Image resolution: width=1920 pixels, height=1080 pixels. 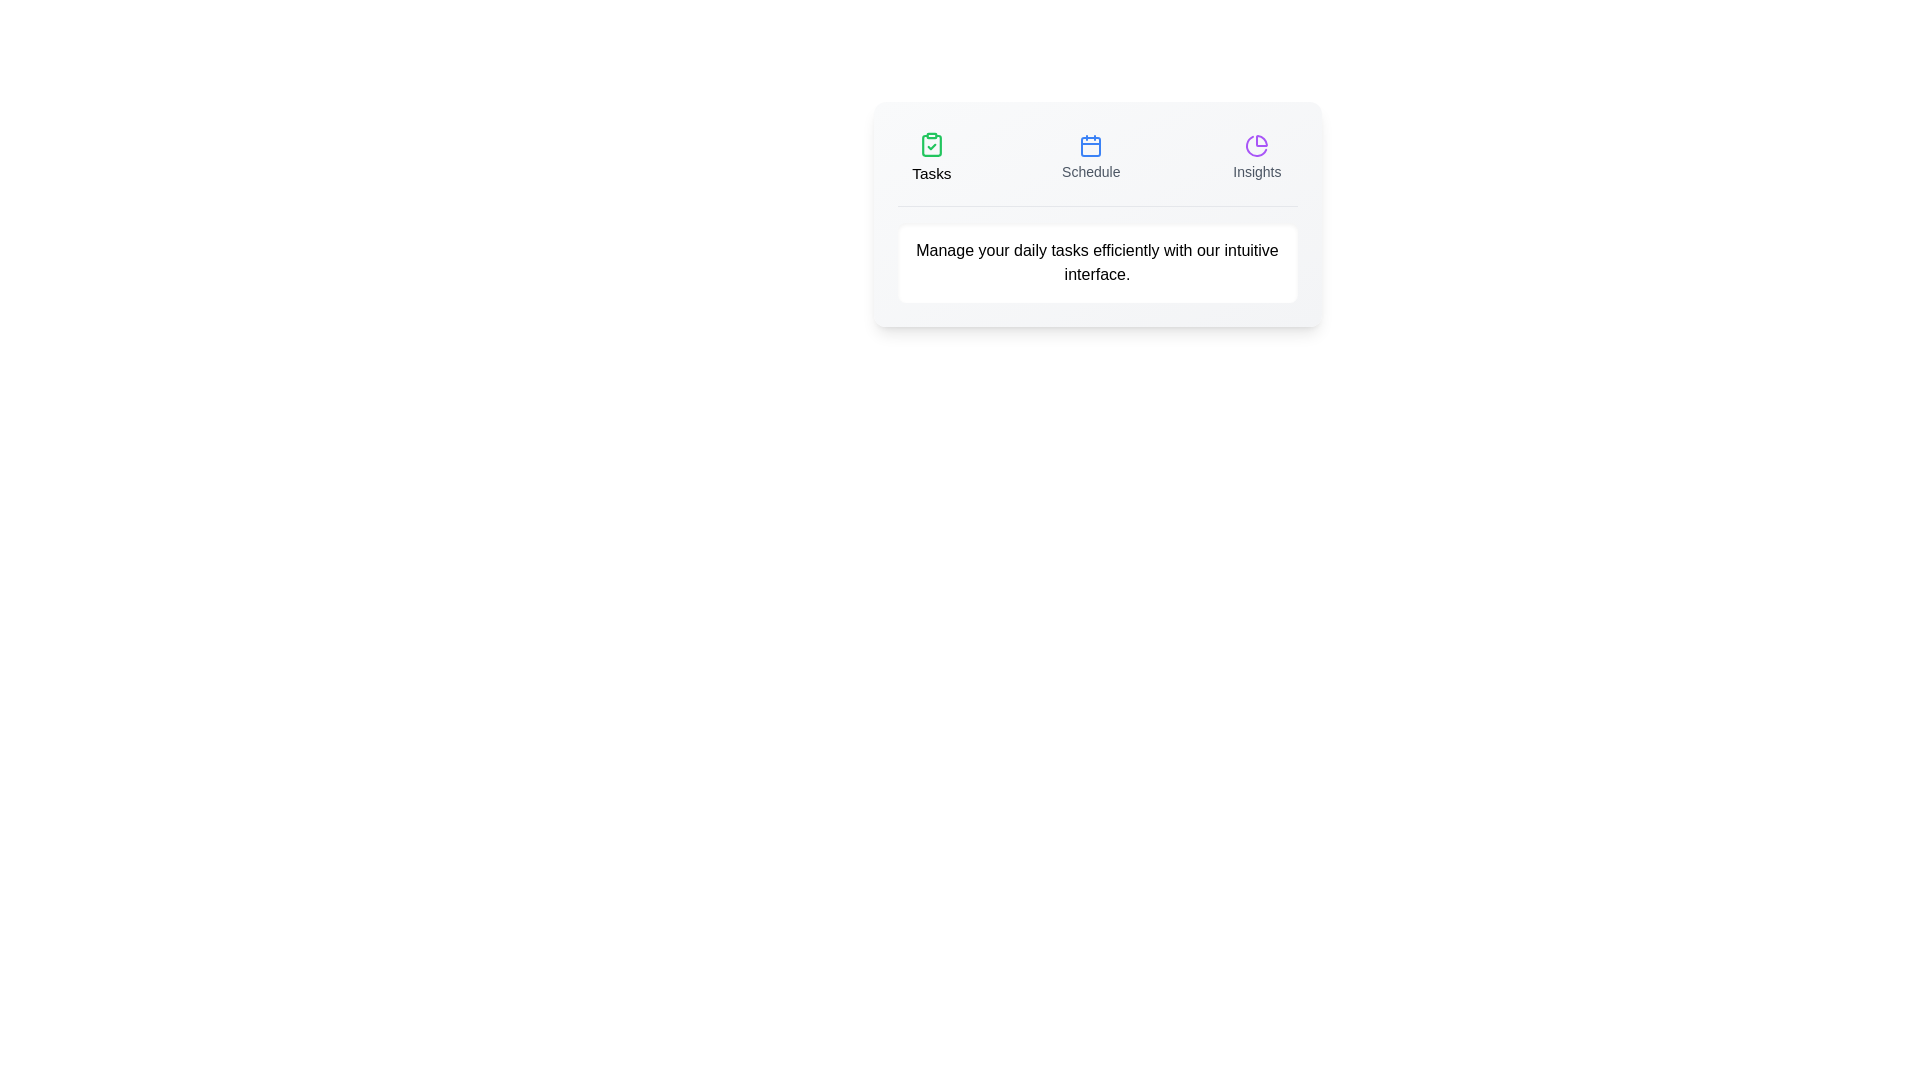 I want to click on the Tasks tab by clicking on its label or icon, so click(x=930, y=157).